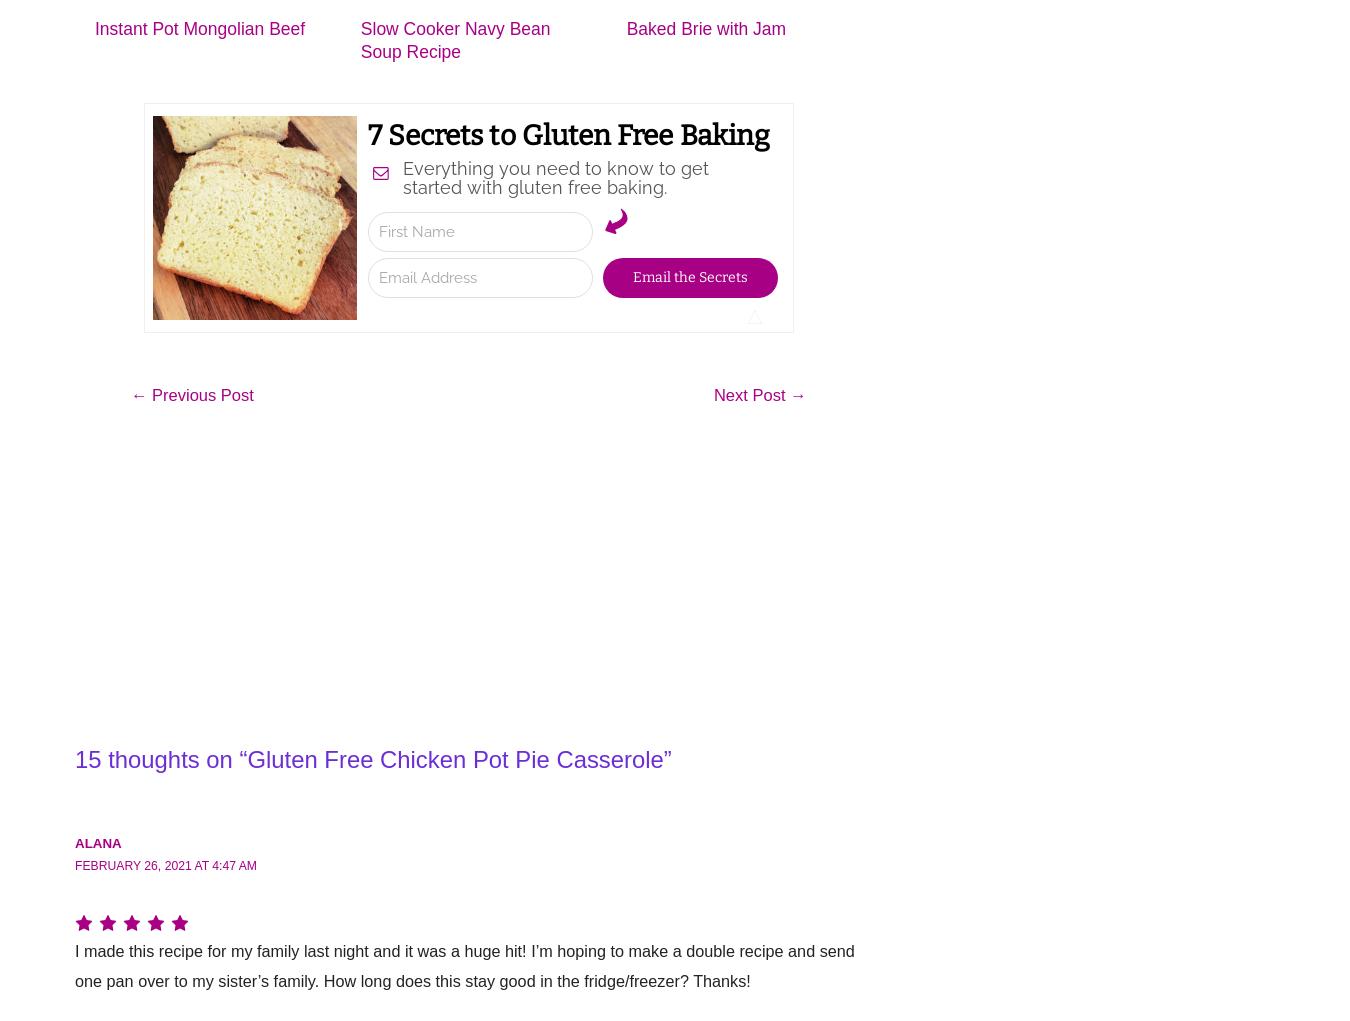  Describe the element at coordinates (567, 135) in the screenshot. I see `'7 Secrets to Gluten Free Baking'` at that location.